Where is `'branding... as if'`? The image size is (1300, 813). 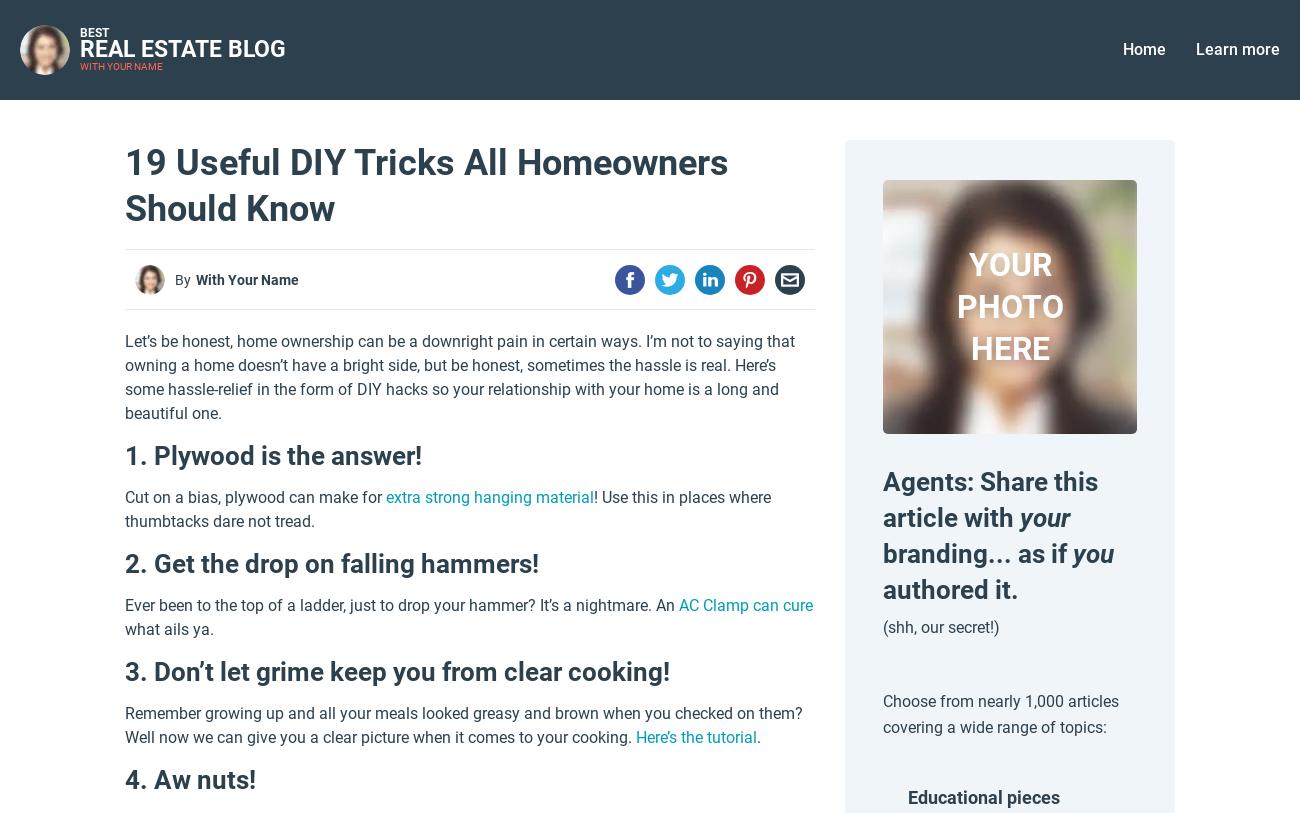
'branding... as if' is located at coordinates (881, 553).